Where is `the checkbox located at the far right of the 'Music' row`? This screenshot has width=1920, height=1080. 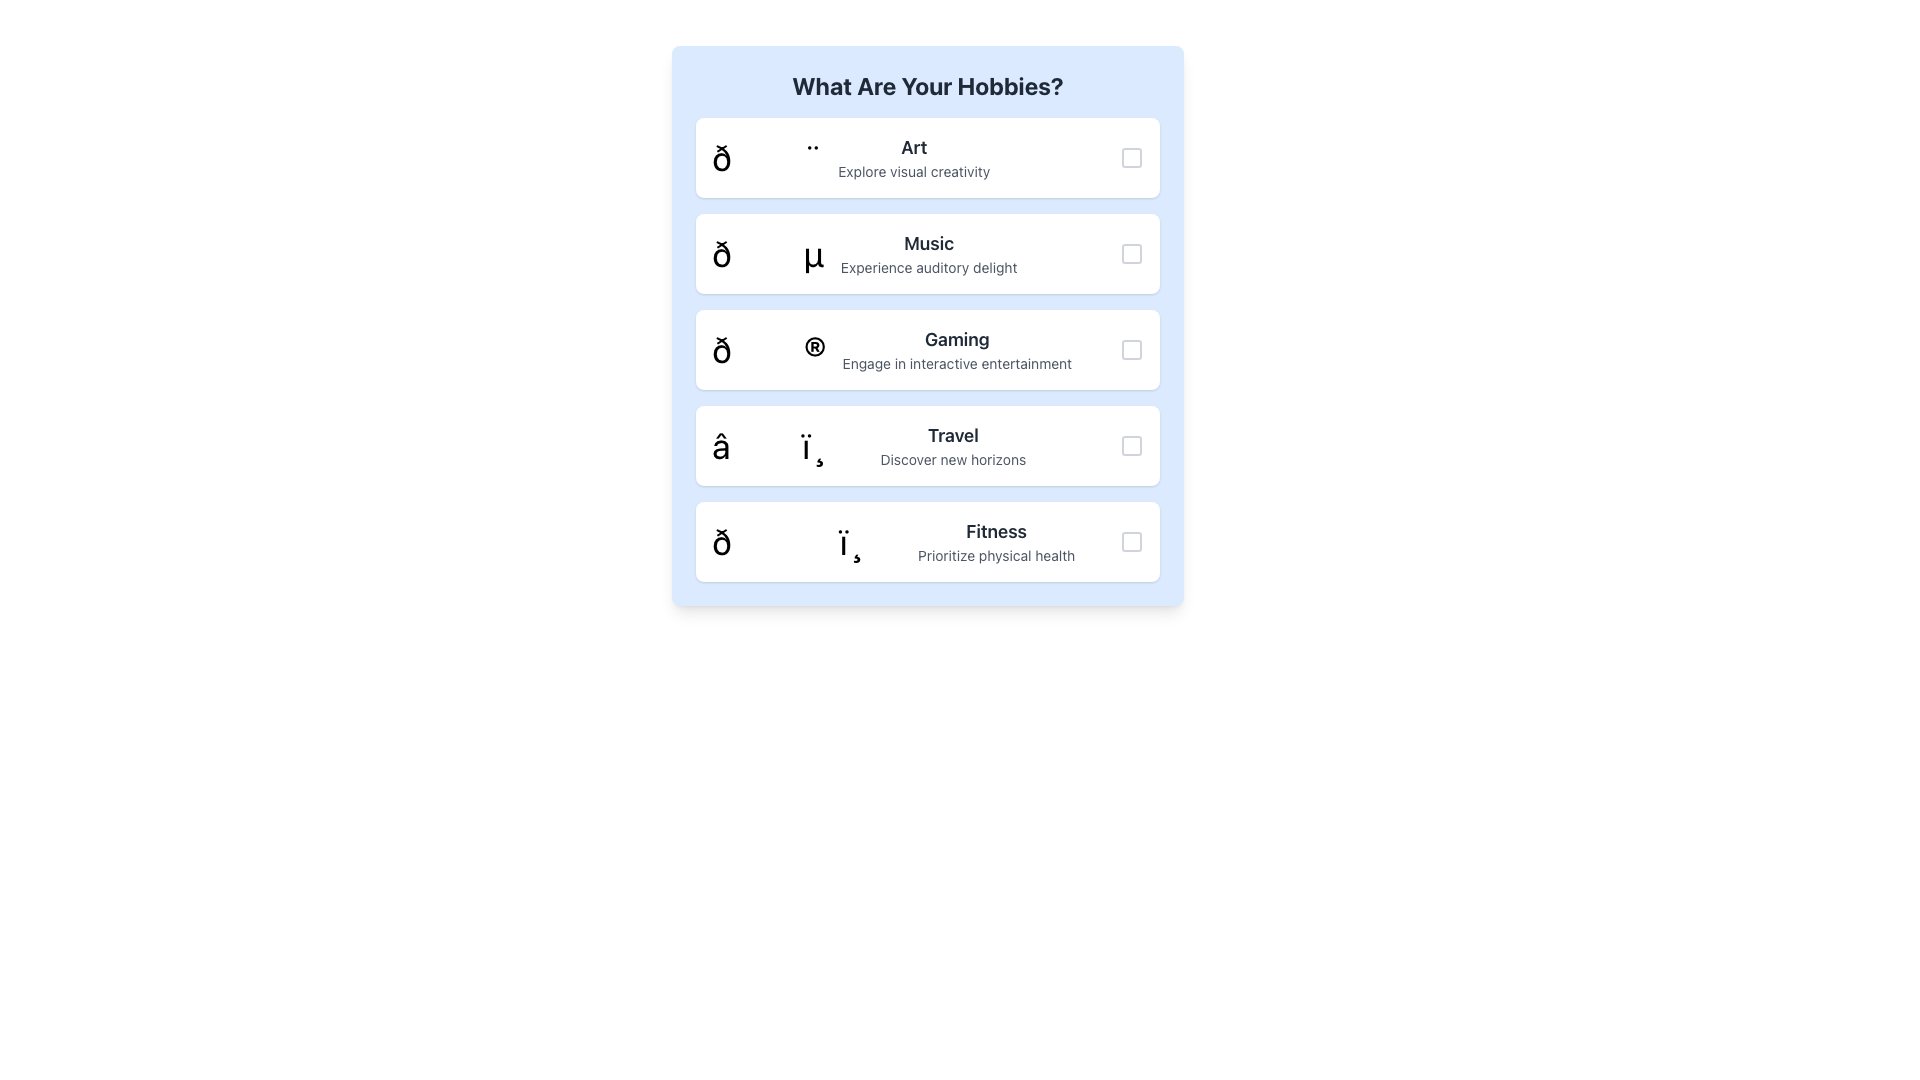
the checkbox located at the far right of the 'Music' row is located at coordinates (1132, 253).